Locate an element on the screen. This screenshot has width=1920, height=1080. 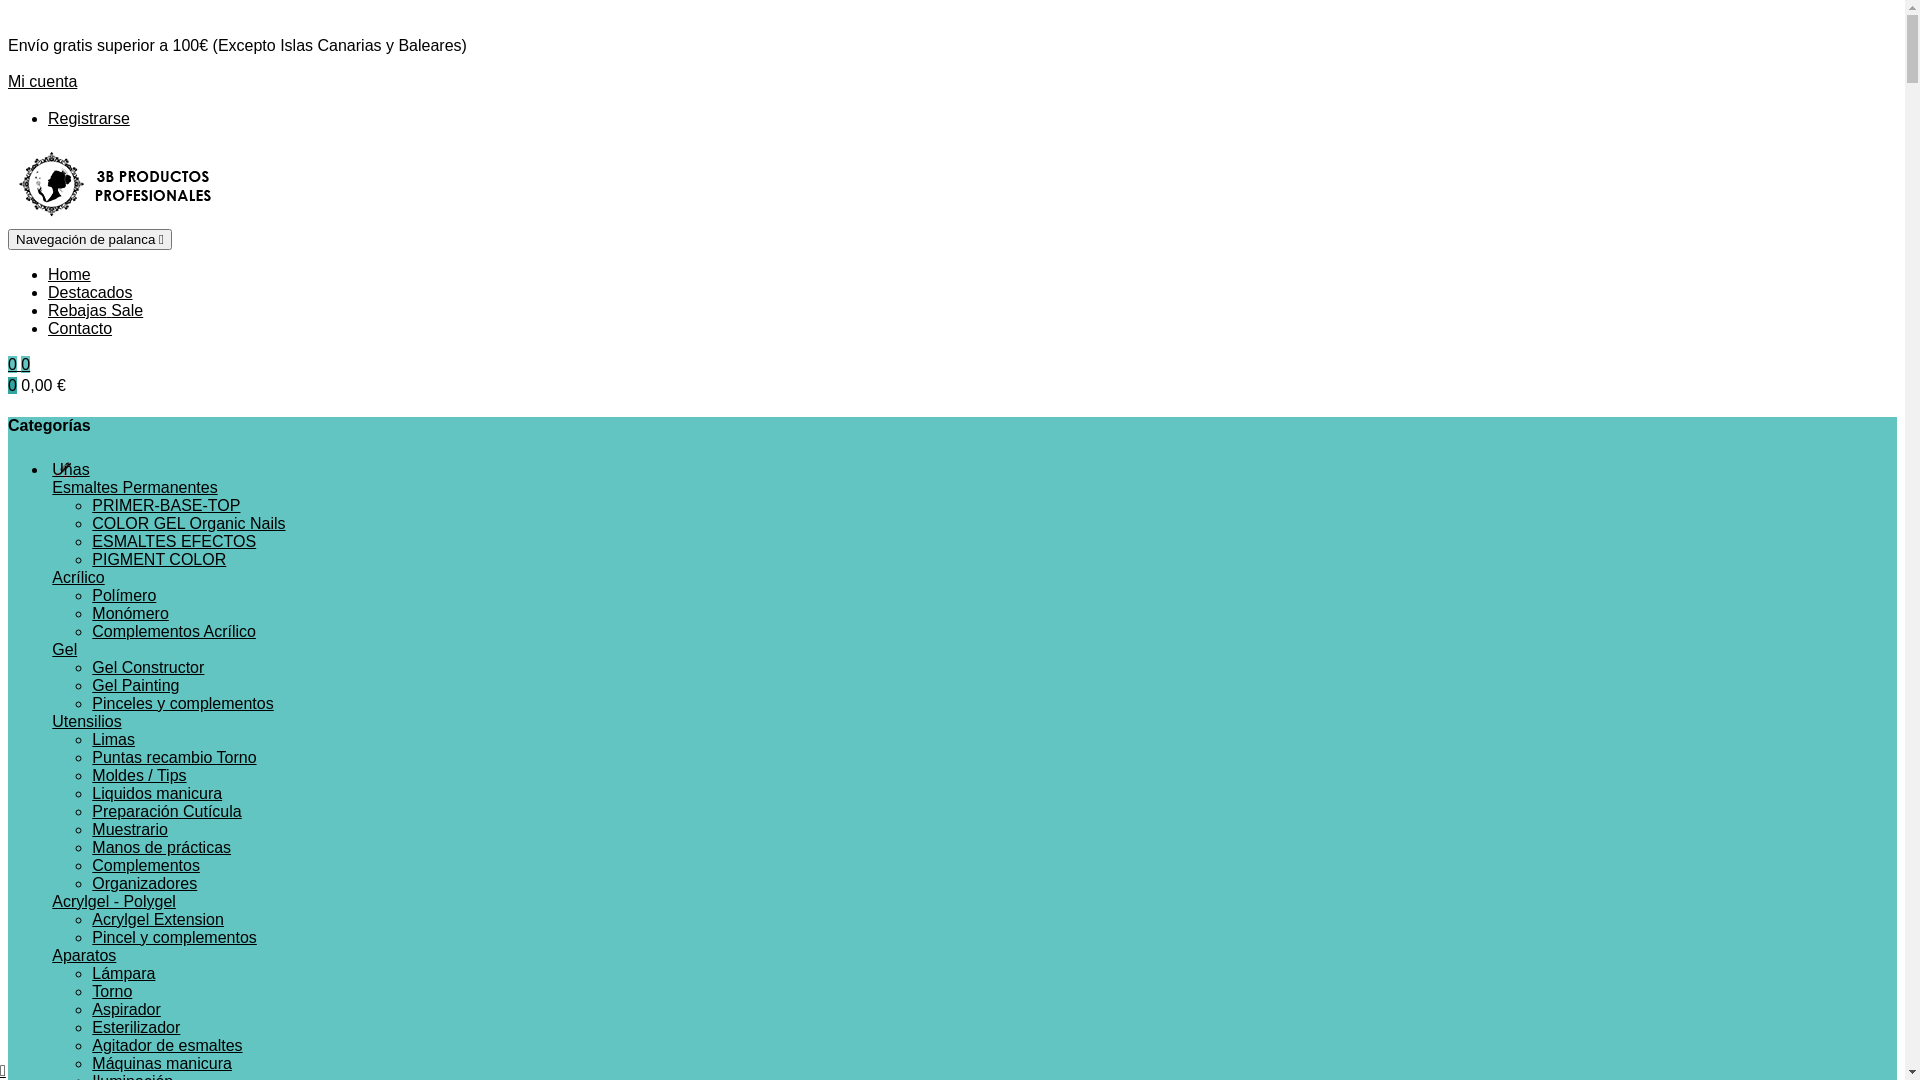
'Gel Constructor' is located at coordinates (147, 667).